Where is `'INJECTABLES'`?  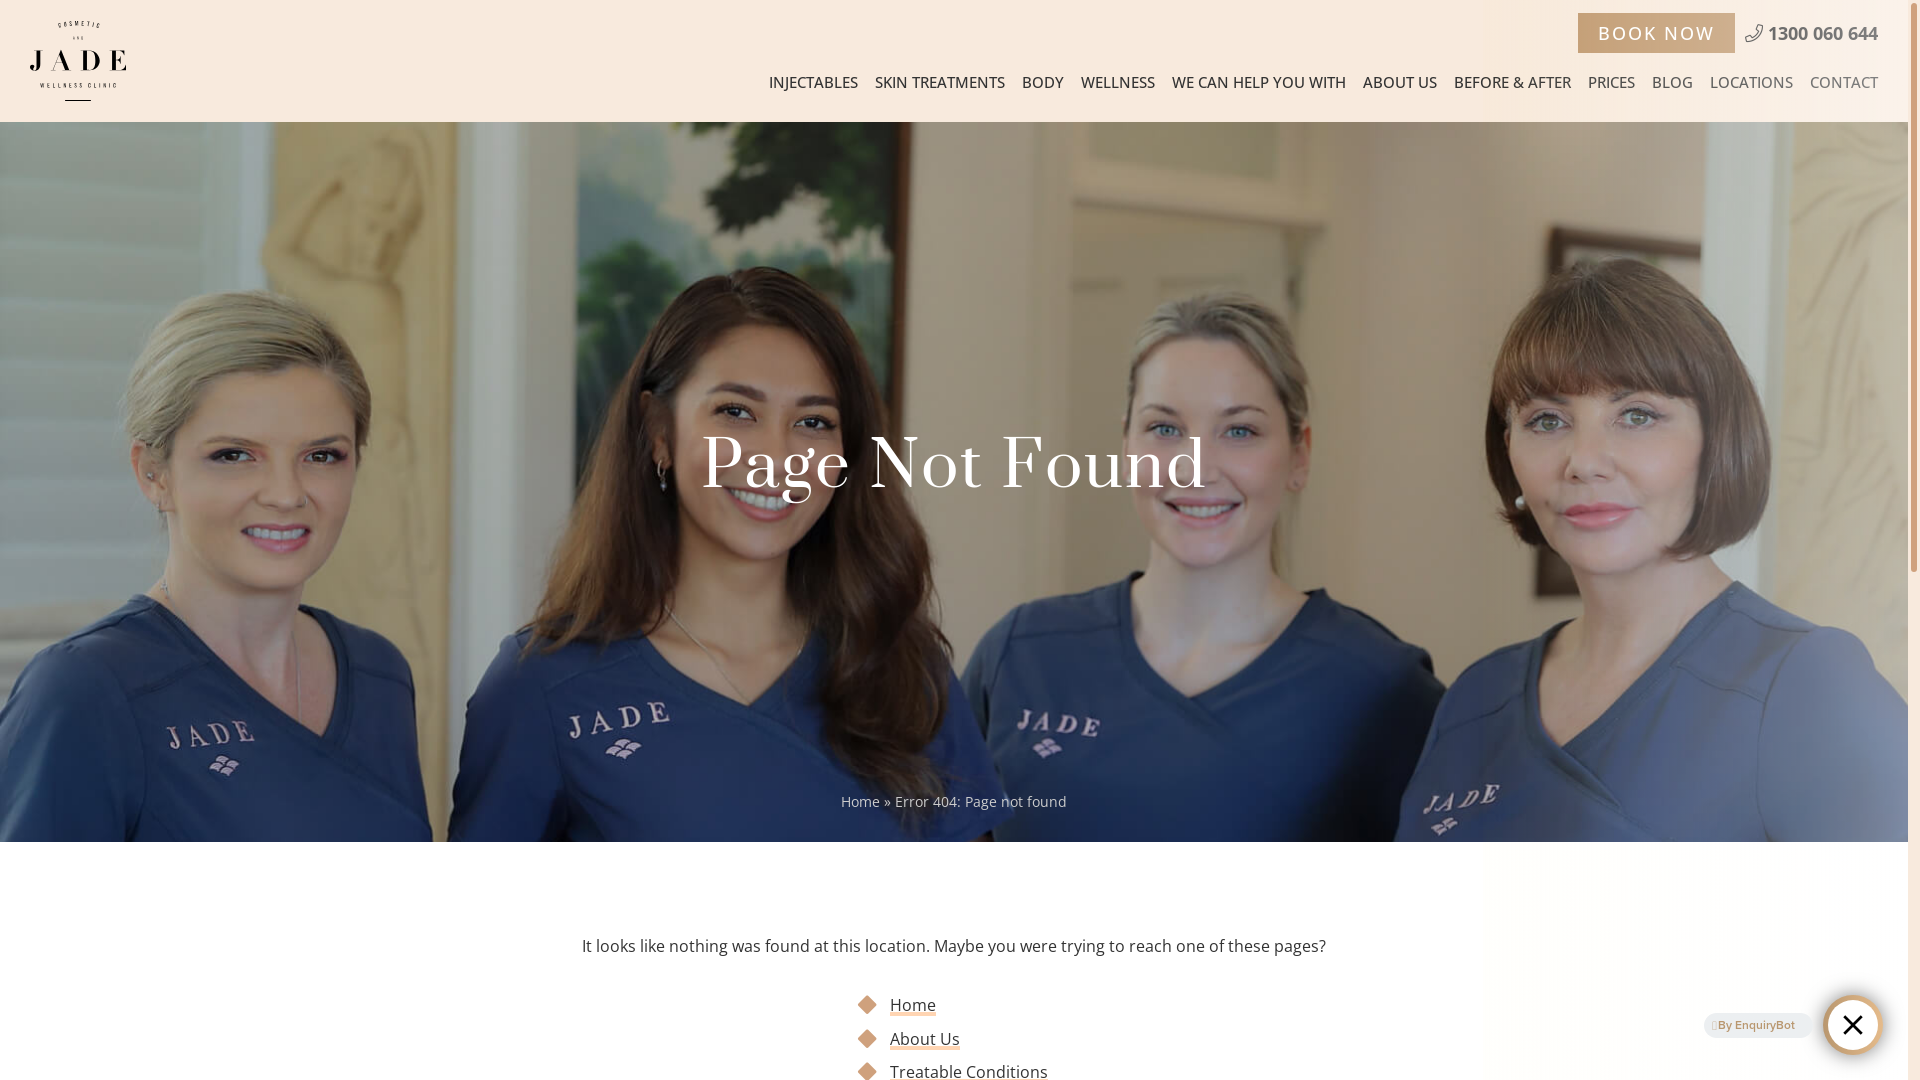 'INJECTABLES' is located at coordinates (813, 80).